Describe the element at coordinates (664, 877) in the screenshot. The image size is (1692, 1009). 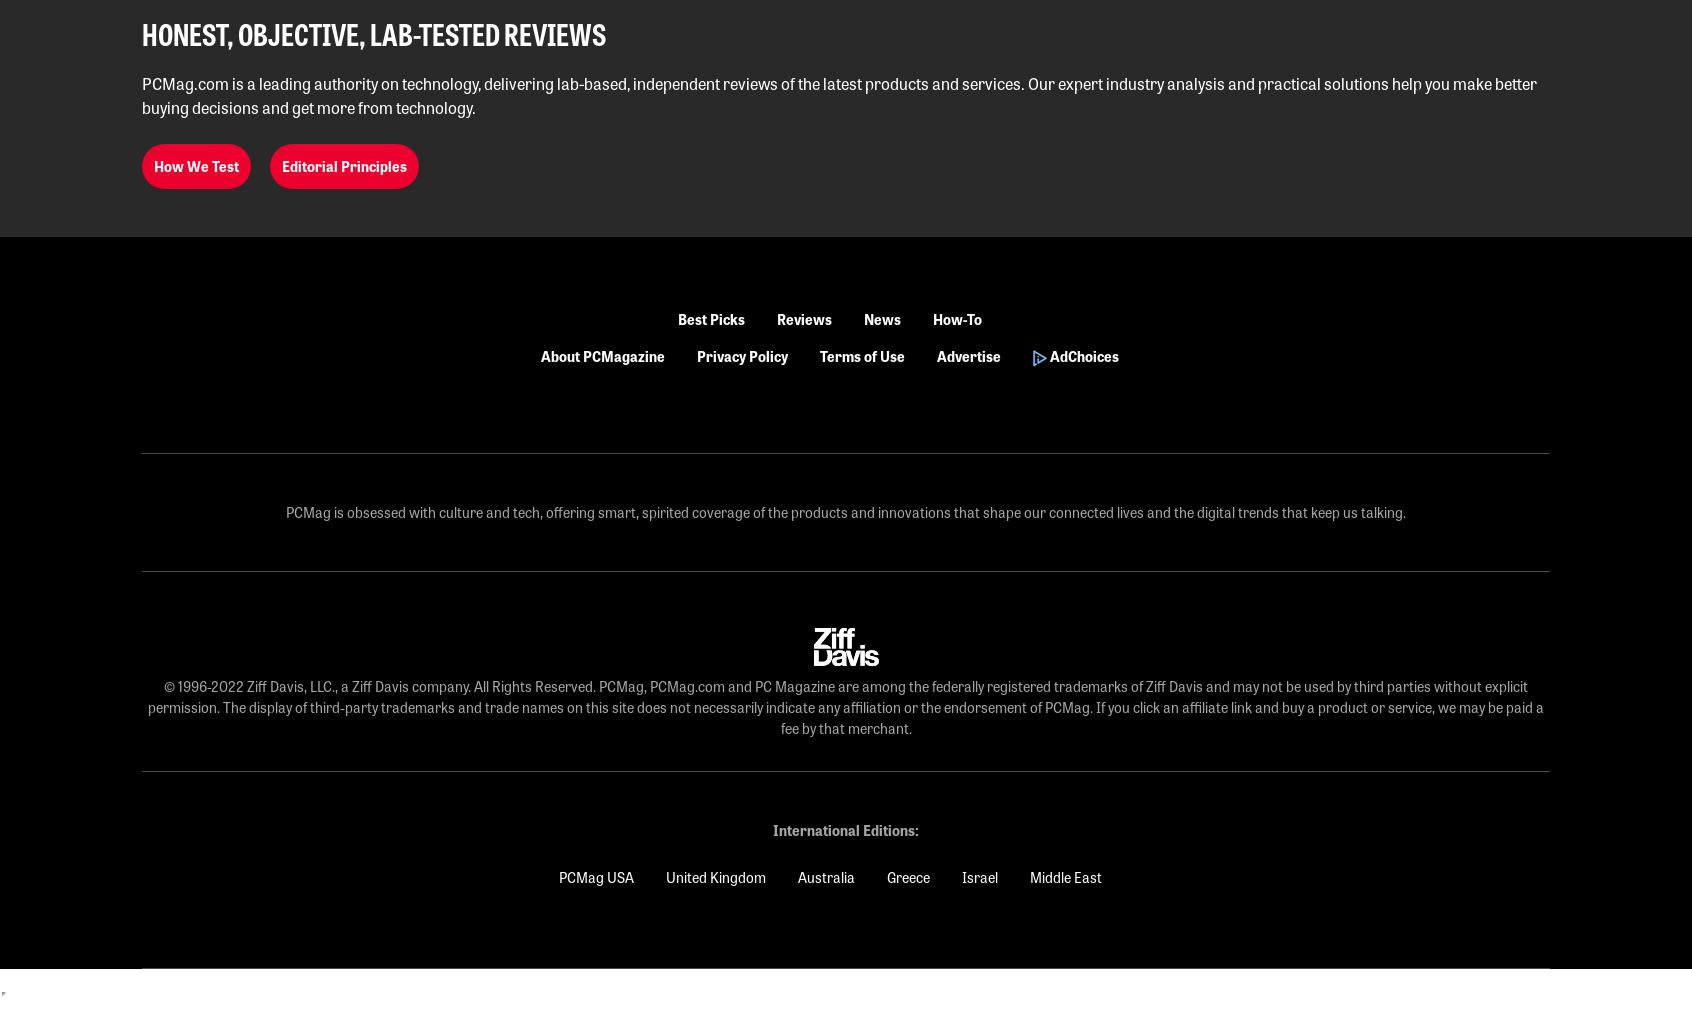
I see `'United Kingdom'` at that location.